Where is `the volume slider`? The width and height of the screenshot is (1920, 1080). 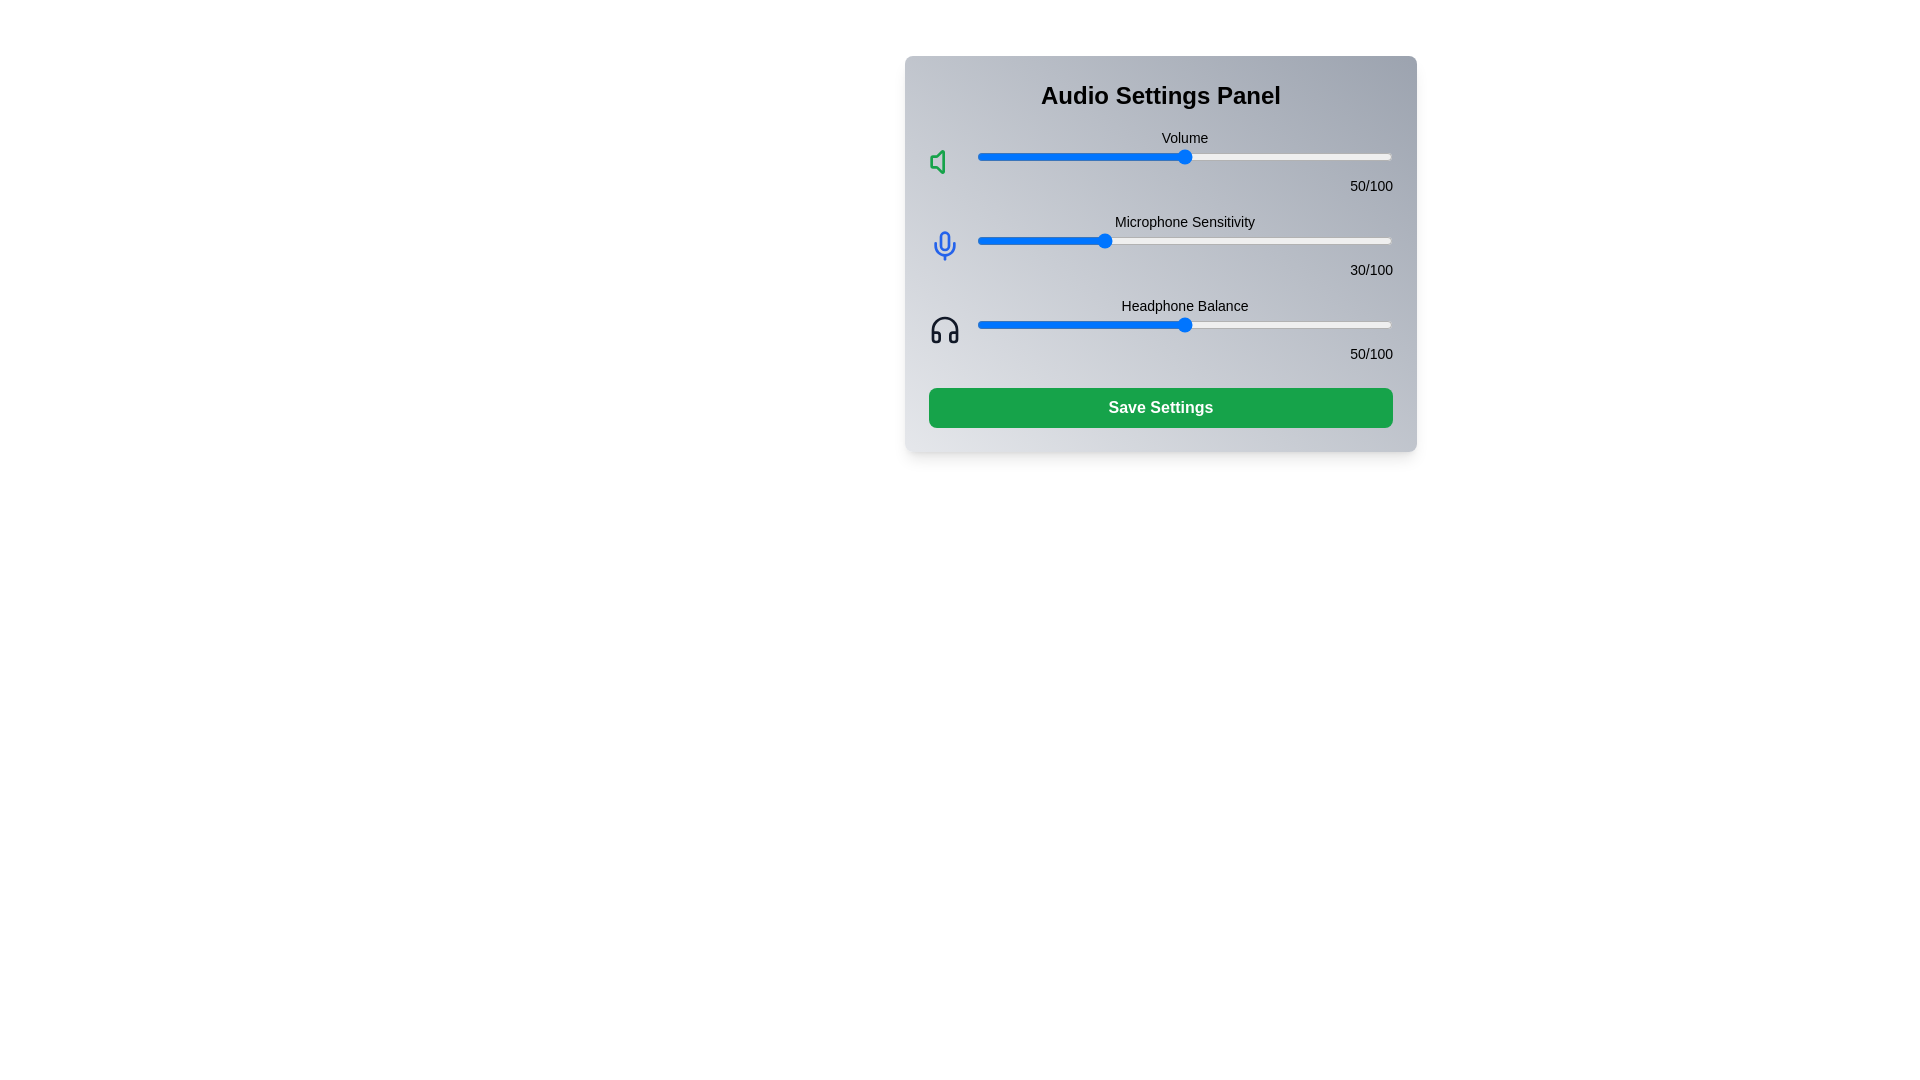
the volume slider is located at coordinates (1225, 156).